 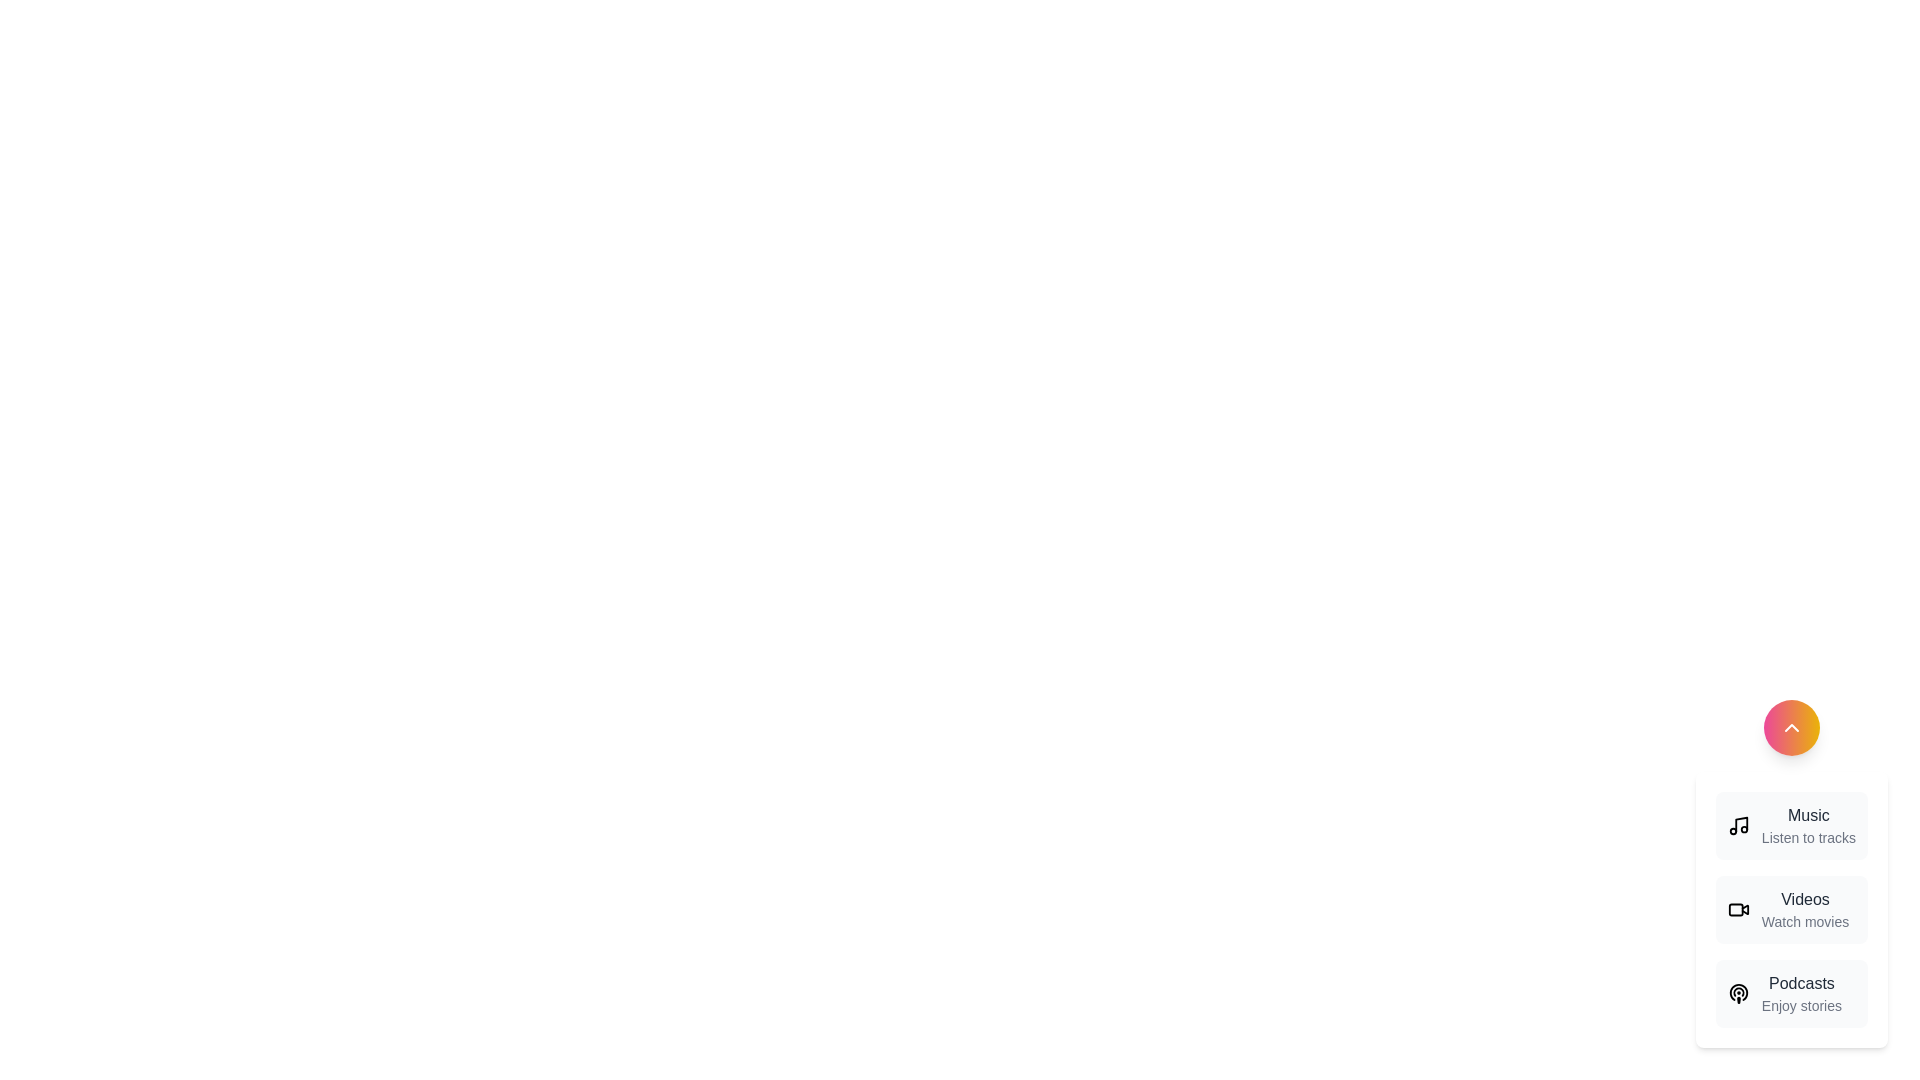 What do you see at coordinates (1791, 910) in the screenshot?
I see `the 'Videos' option in the MediaSpeedDial component` at bounding box center [1791, 910].